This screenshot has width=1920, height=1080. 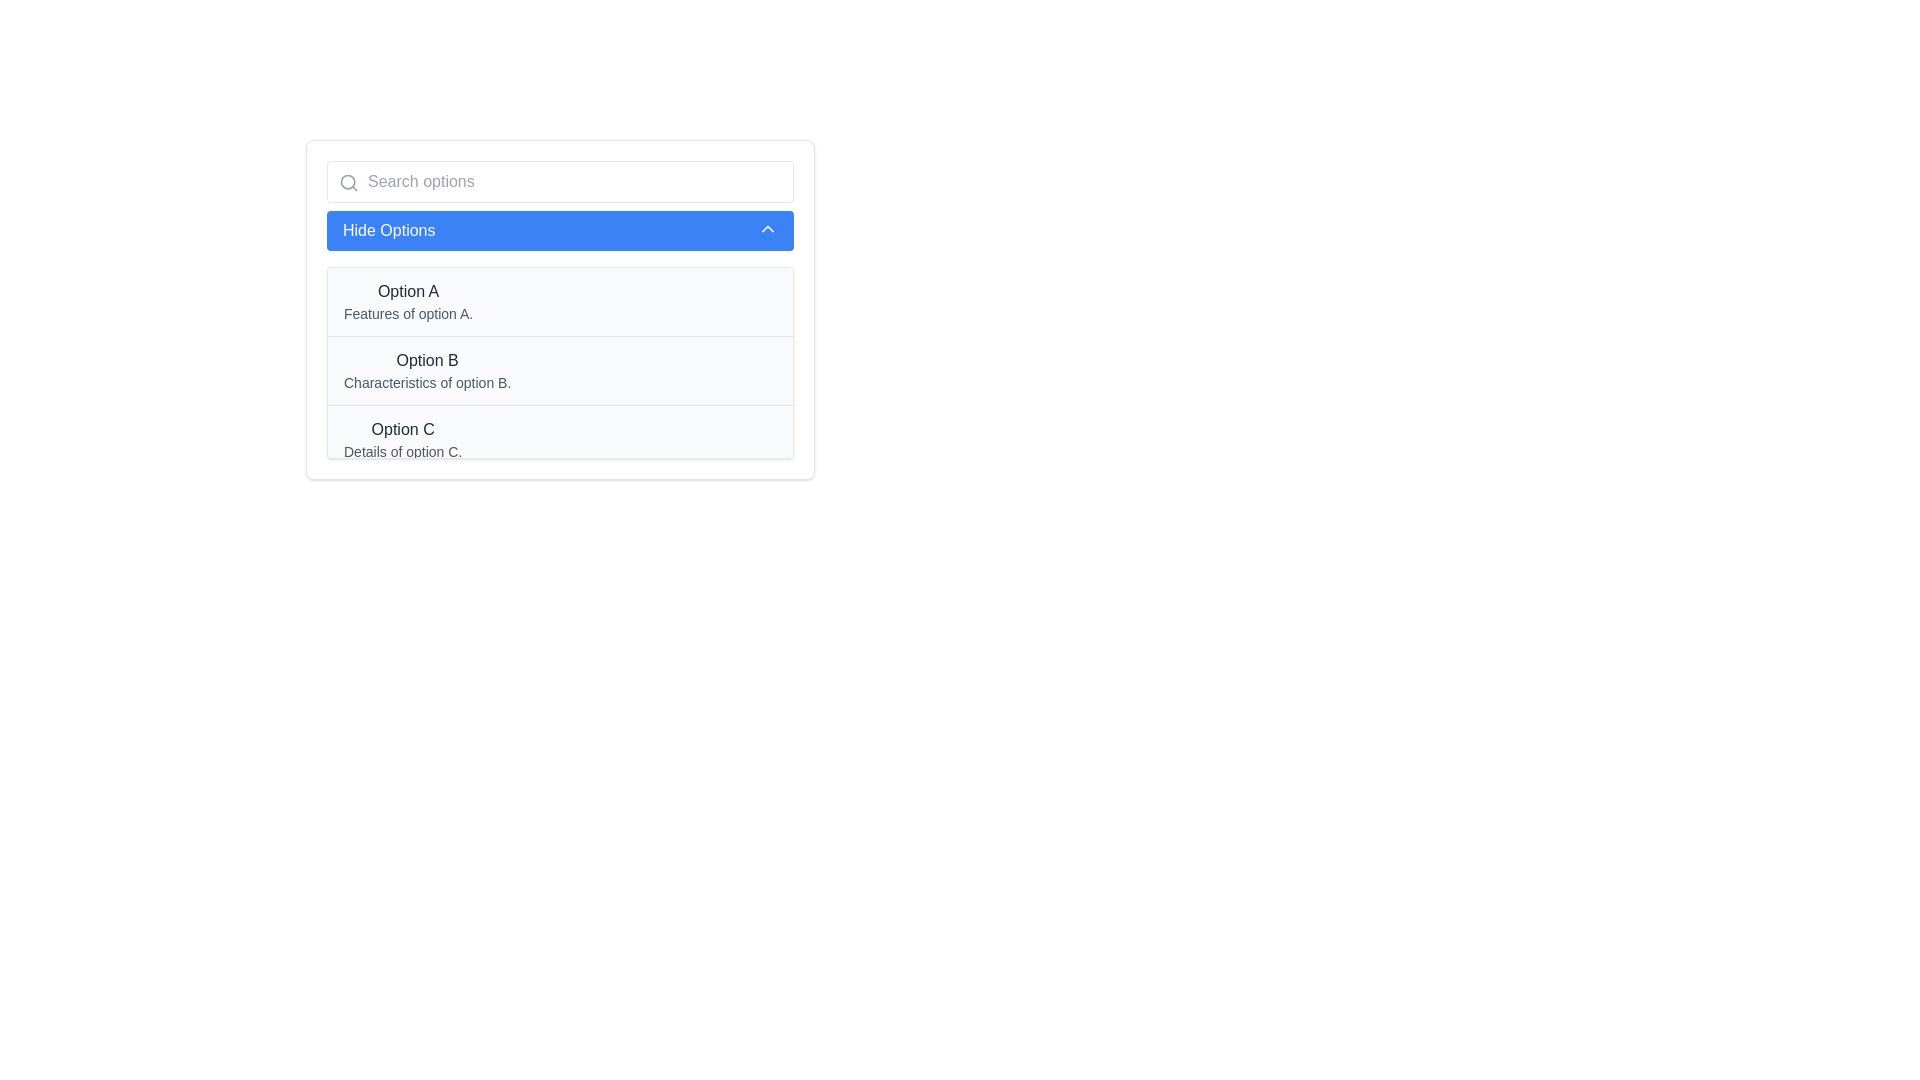 I want to click on the first selectable item, so click(x=407, y=301).